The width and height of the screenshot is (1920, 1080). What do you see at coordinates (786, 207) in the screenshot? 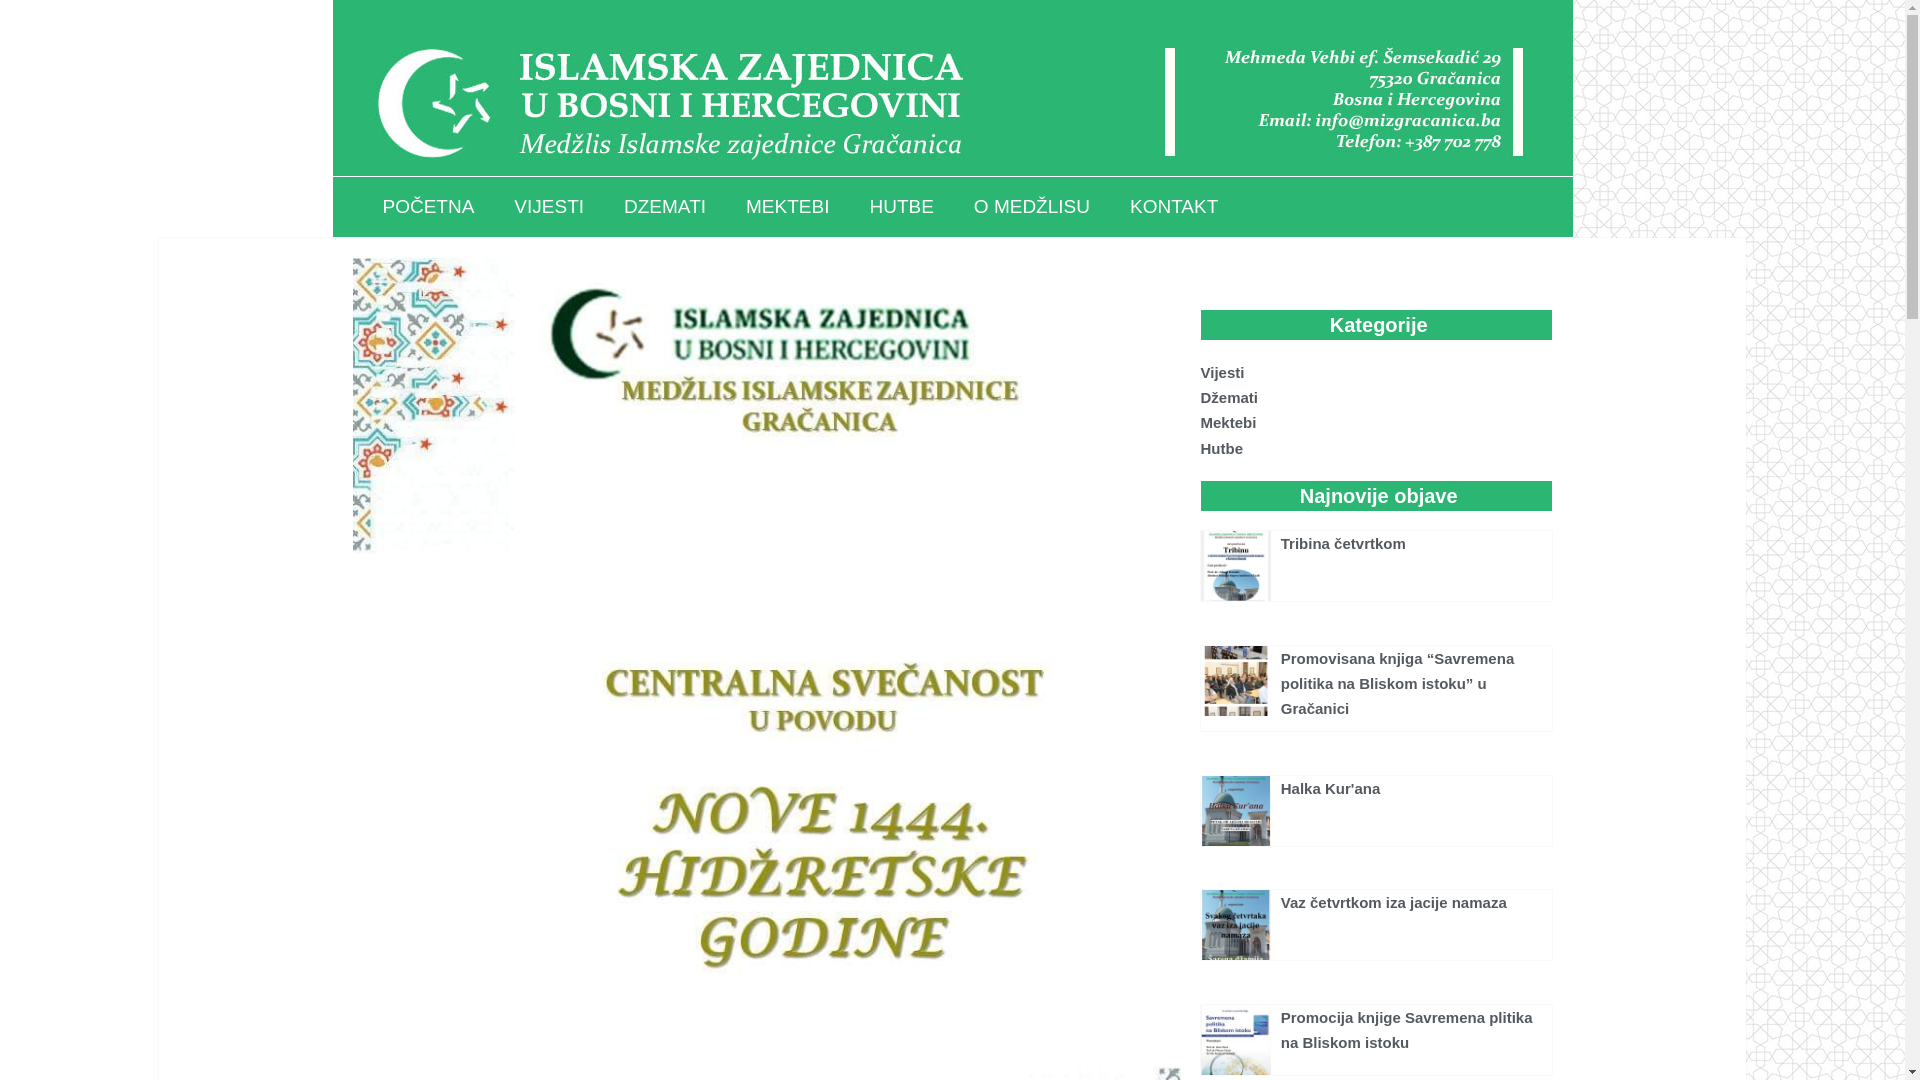
I see `'MEKTEBI'` at bounding box center [786, 207].